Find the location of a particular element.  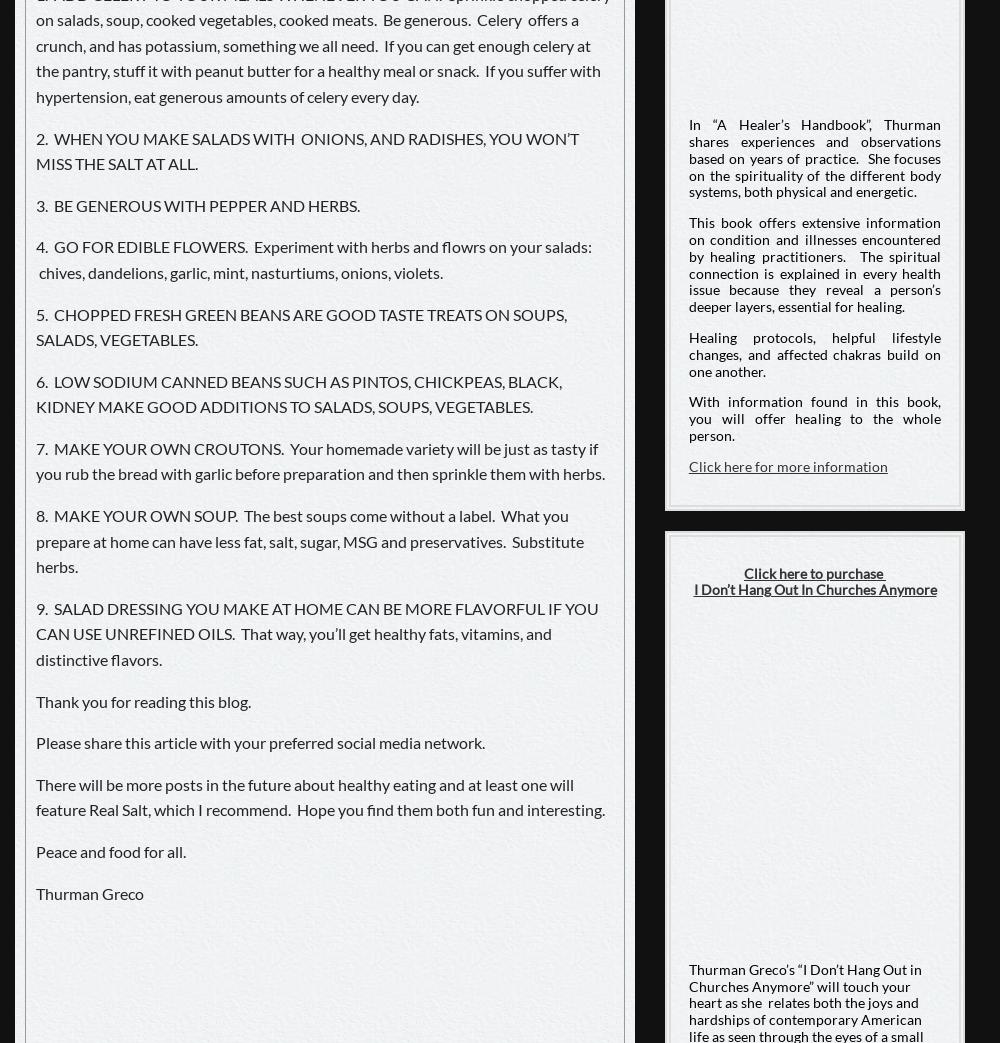

'5.  CHOPPED FRESH GREEN BEANS ARE GOOD TASTE TREATS ON SOUPS, SALADS, VEGETABLES.' is located at coordinates (301, 325).